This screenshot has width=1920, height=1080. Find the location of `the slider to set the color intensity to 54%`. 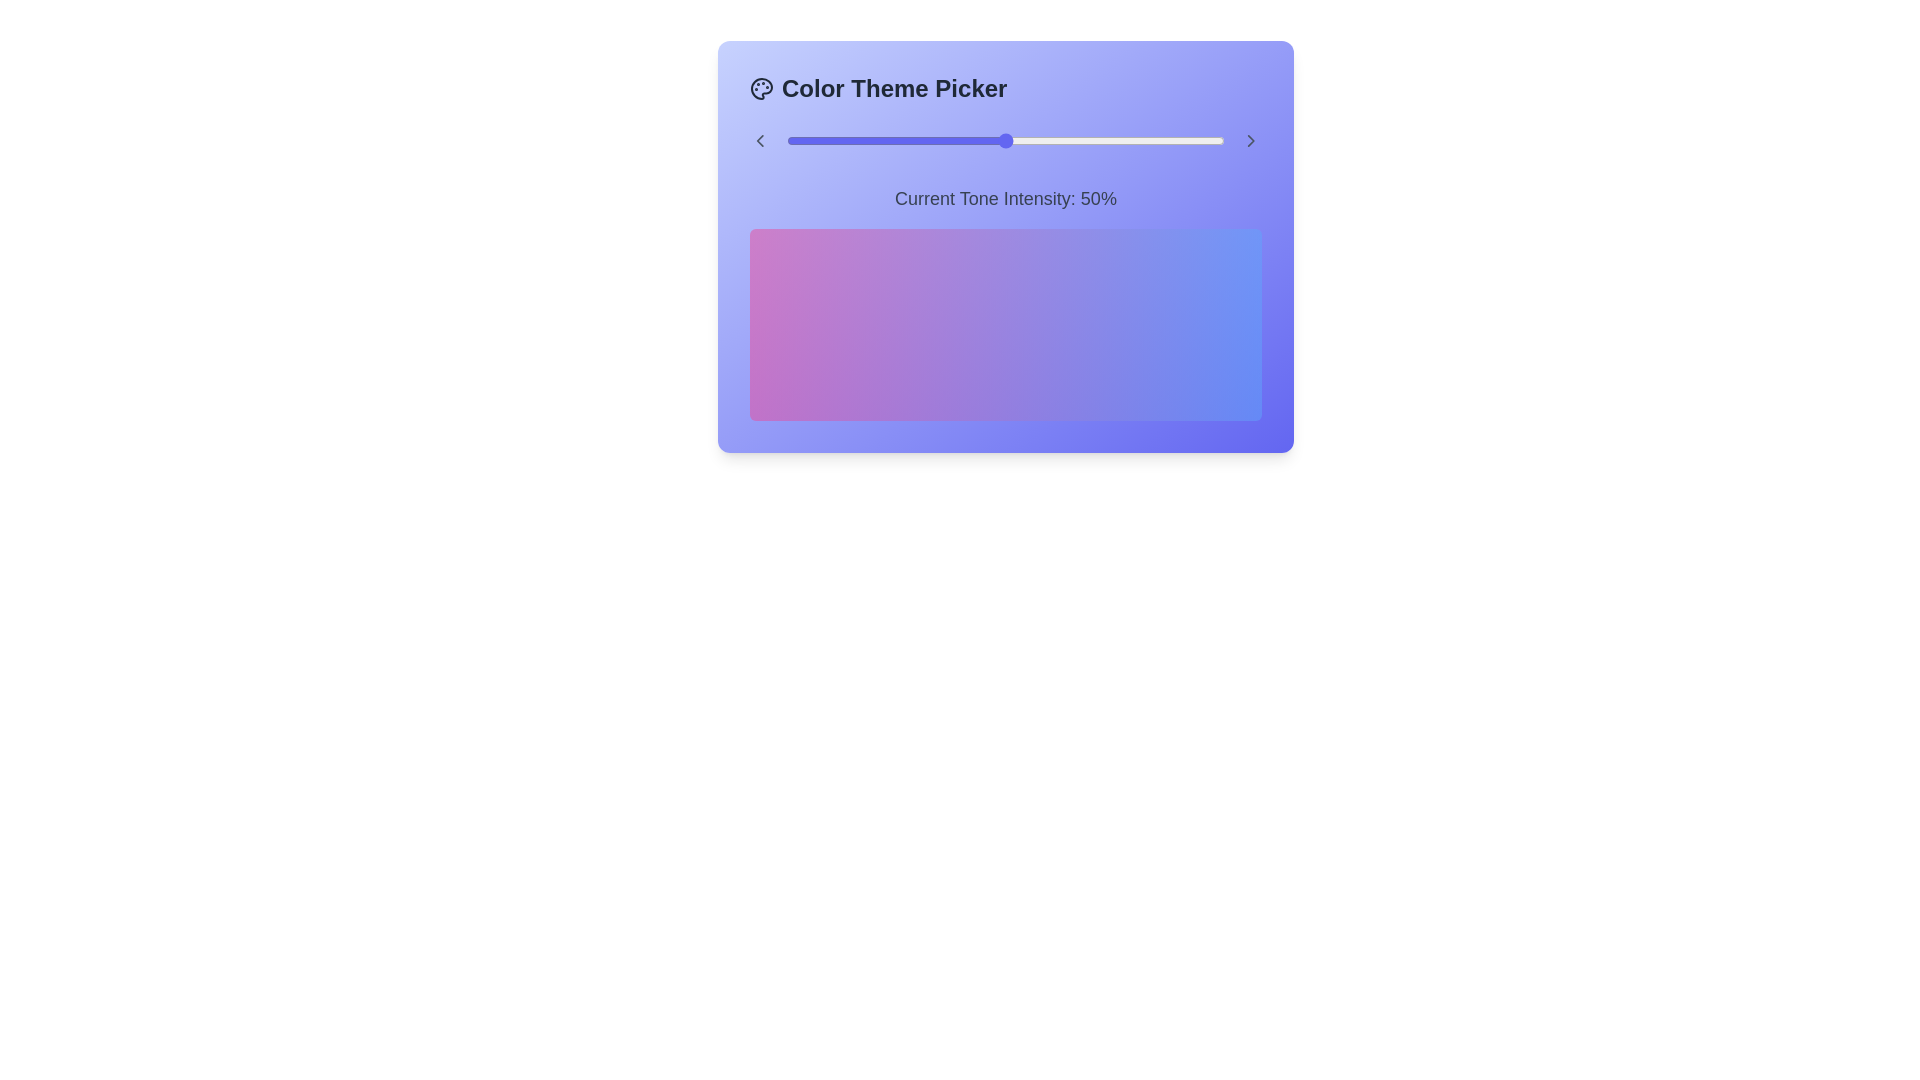

the slider to set the color intensity to 54% is located at coordinates (1023, 140).